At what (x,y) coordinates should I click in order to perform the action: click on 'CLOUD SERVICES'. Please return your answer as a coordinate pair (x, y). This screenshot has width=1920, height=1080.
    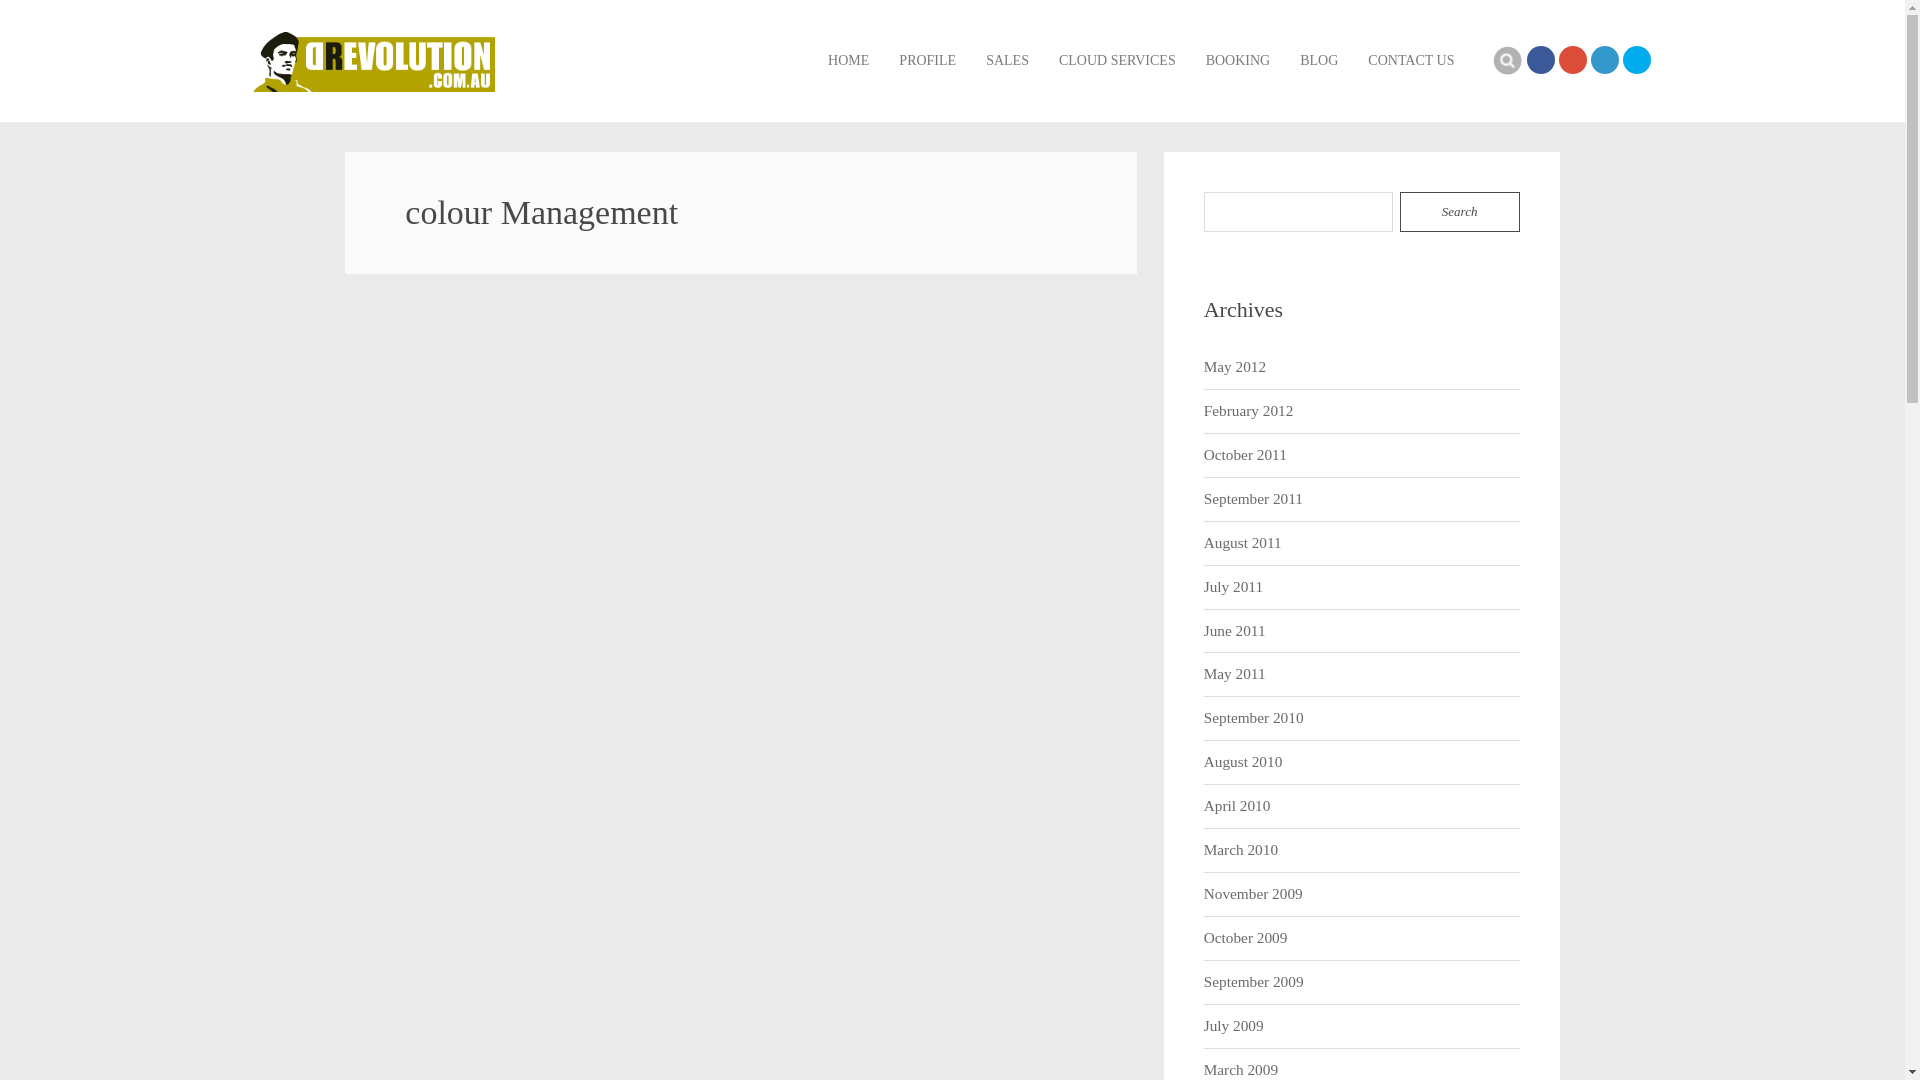
    Looking at the image, I should click on (1116, 60).